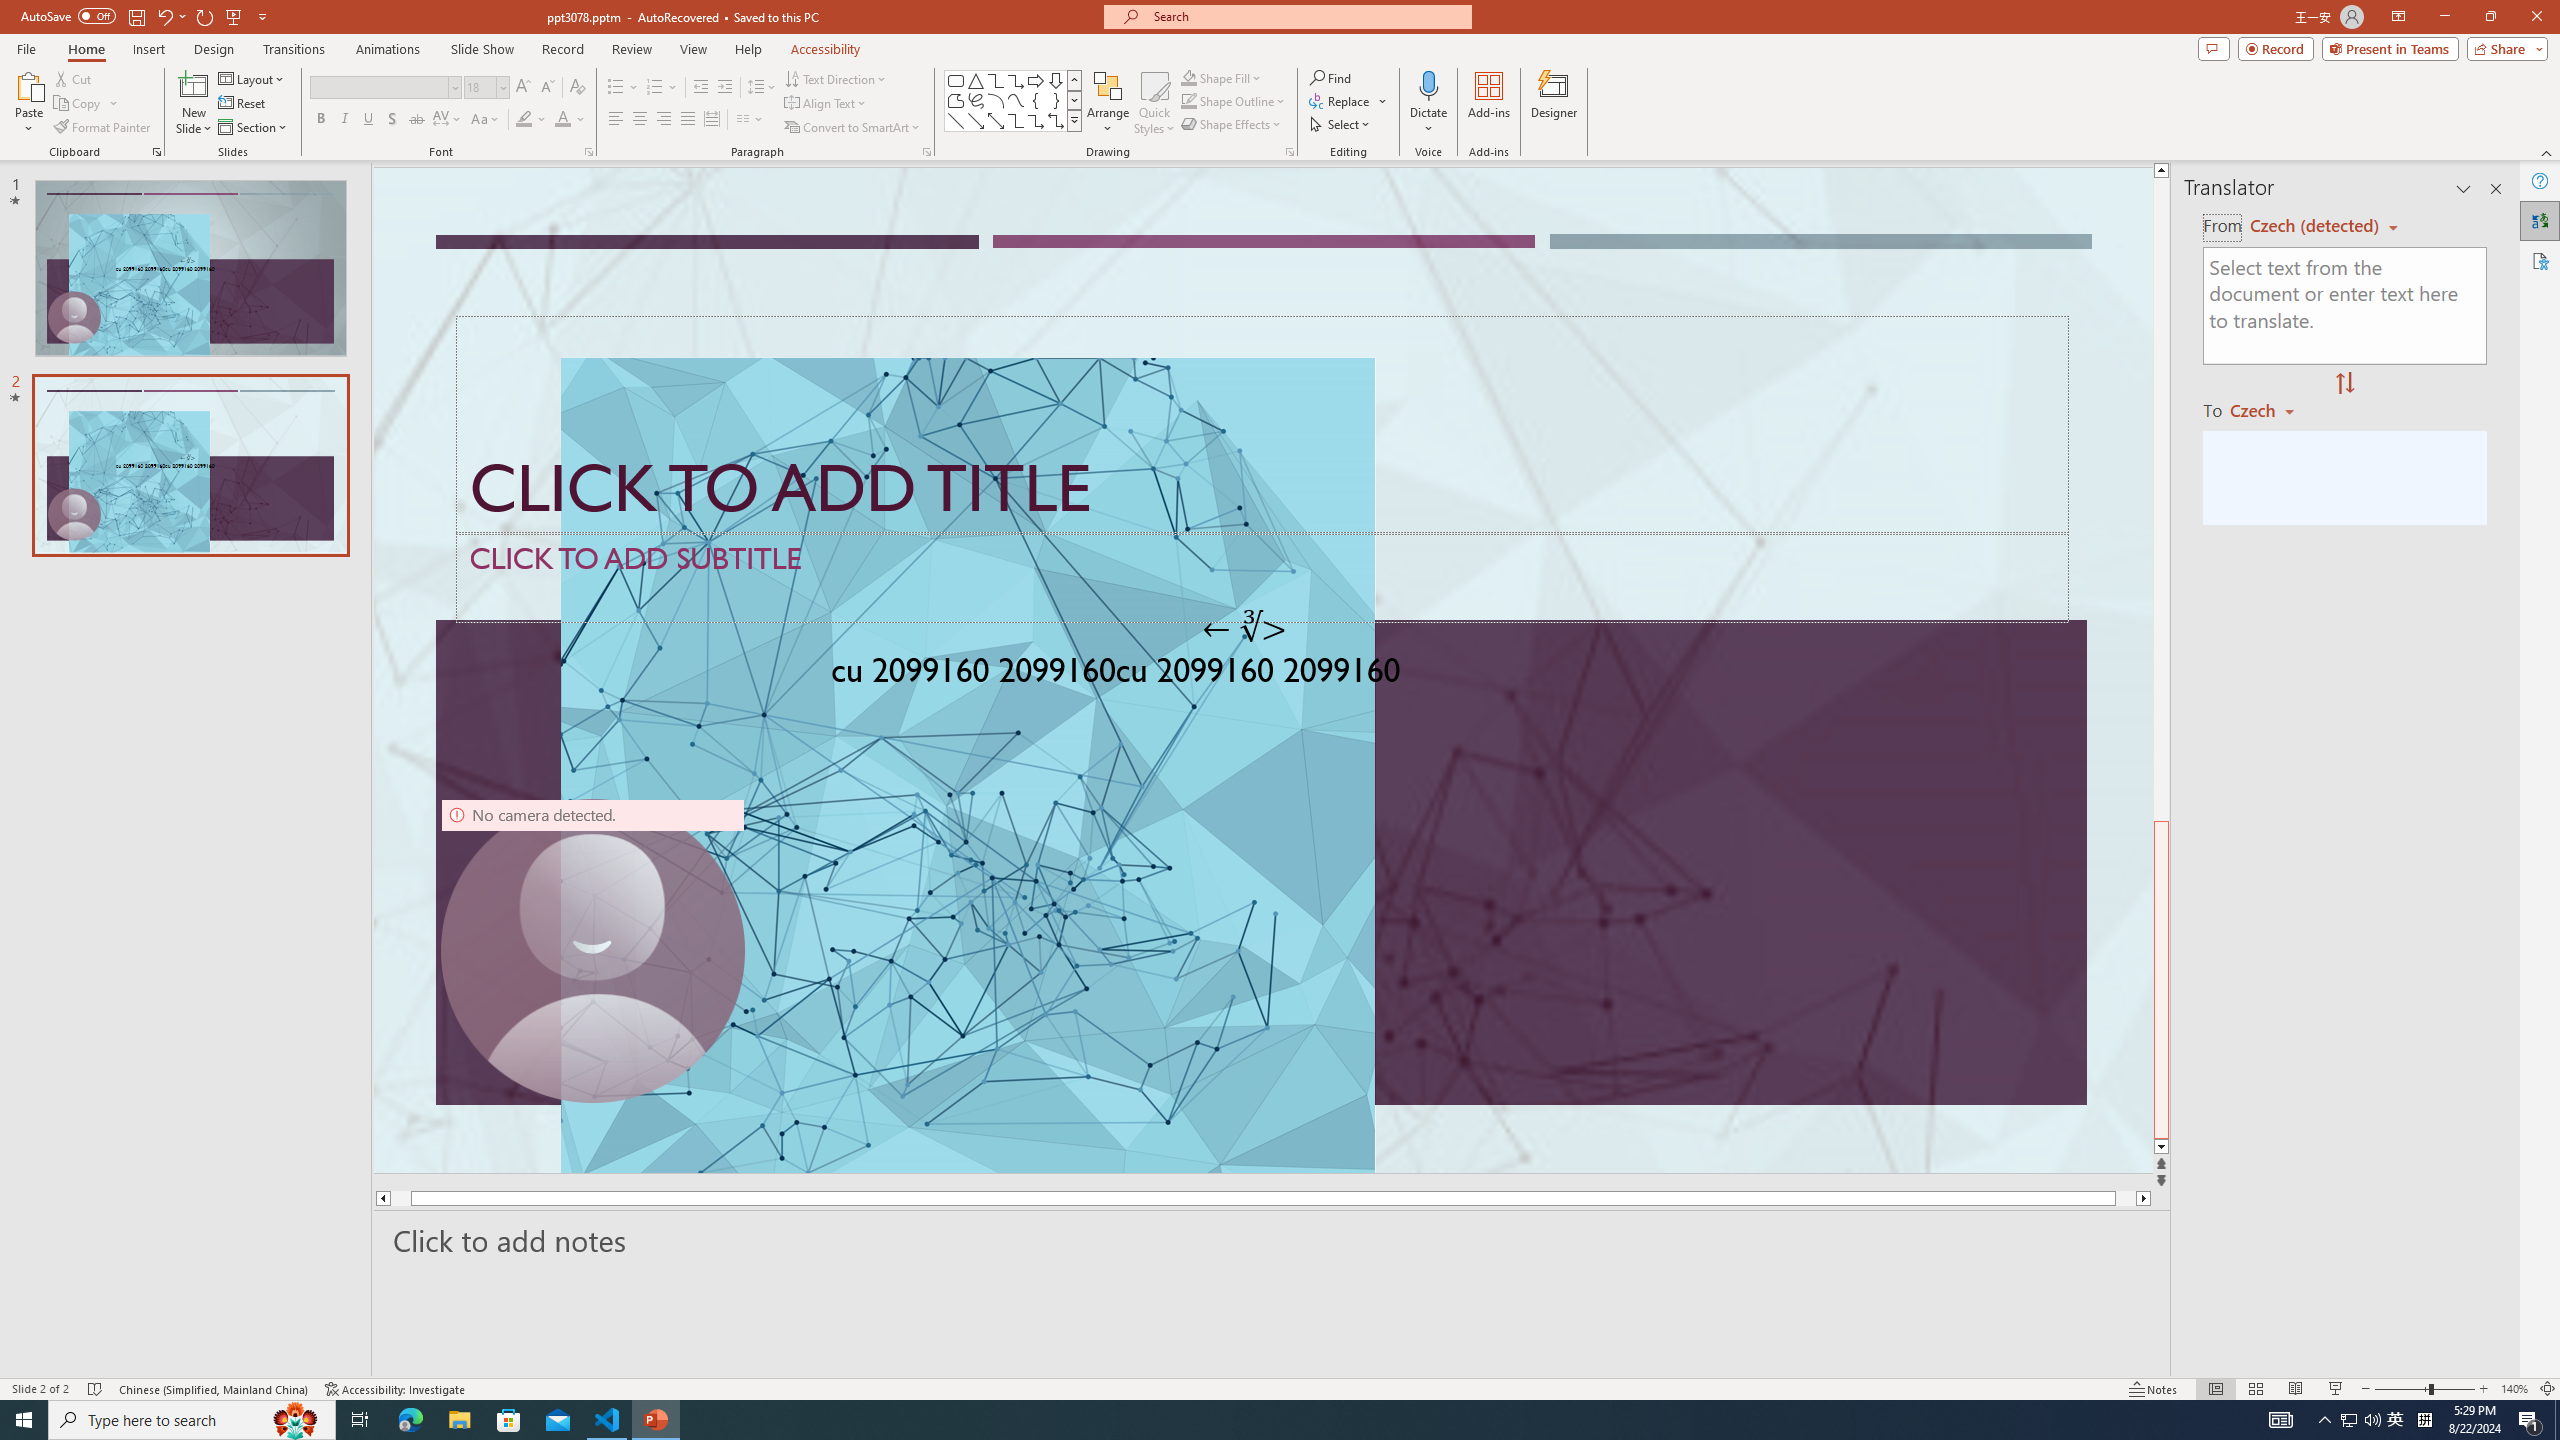  What do you see at coordinates (994, 119) in the screenshot?
I see `'Line Arrow: Double'` at bounding box center [994, 119].